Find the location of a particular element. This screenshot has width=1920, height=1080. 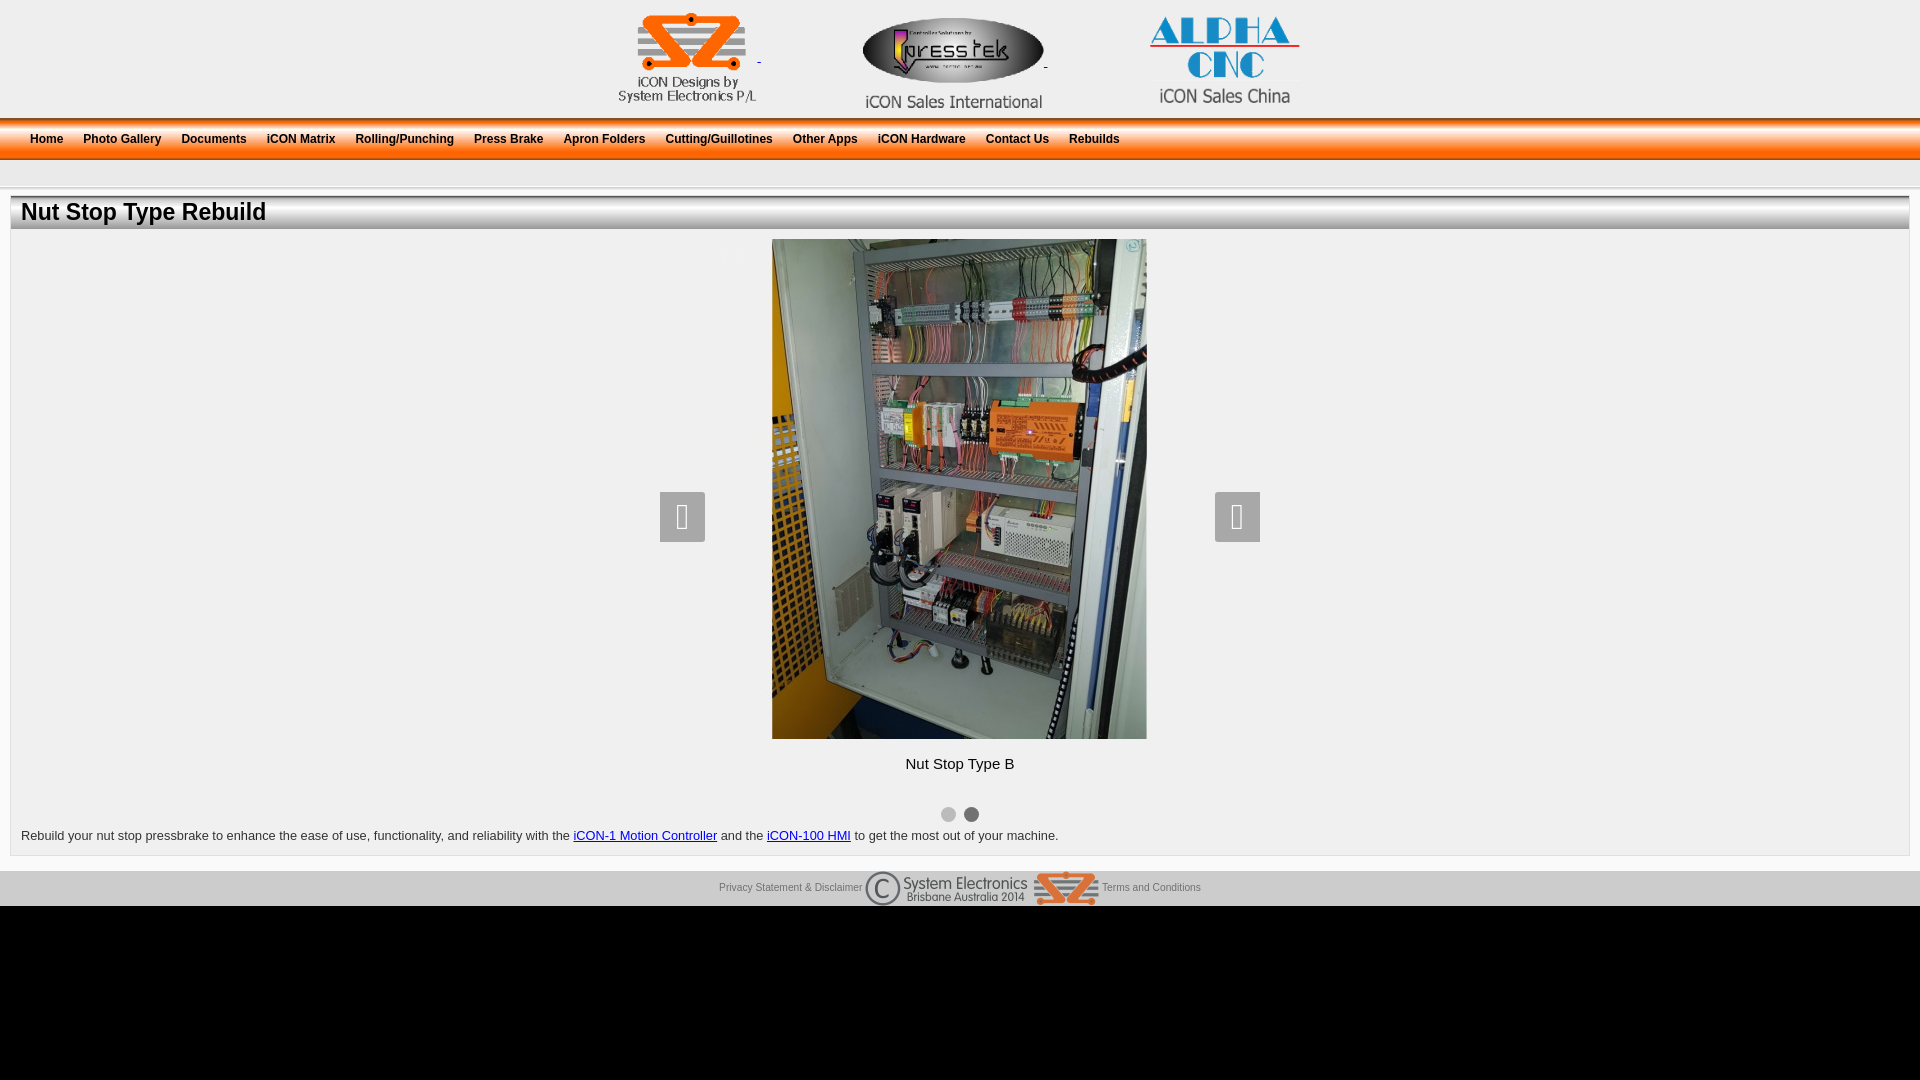

'iCON Hardware' is located at coordinates (920, 135).